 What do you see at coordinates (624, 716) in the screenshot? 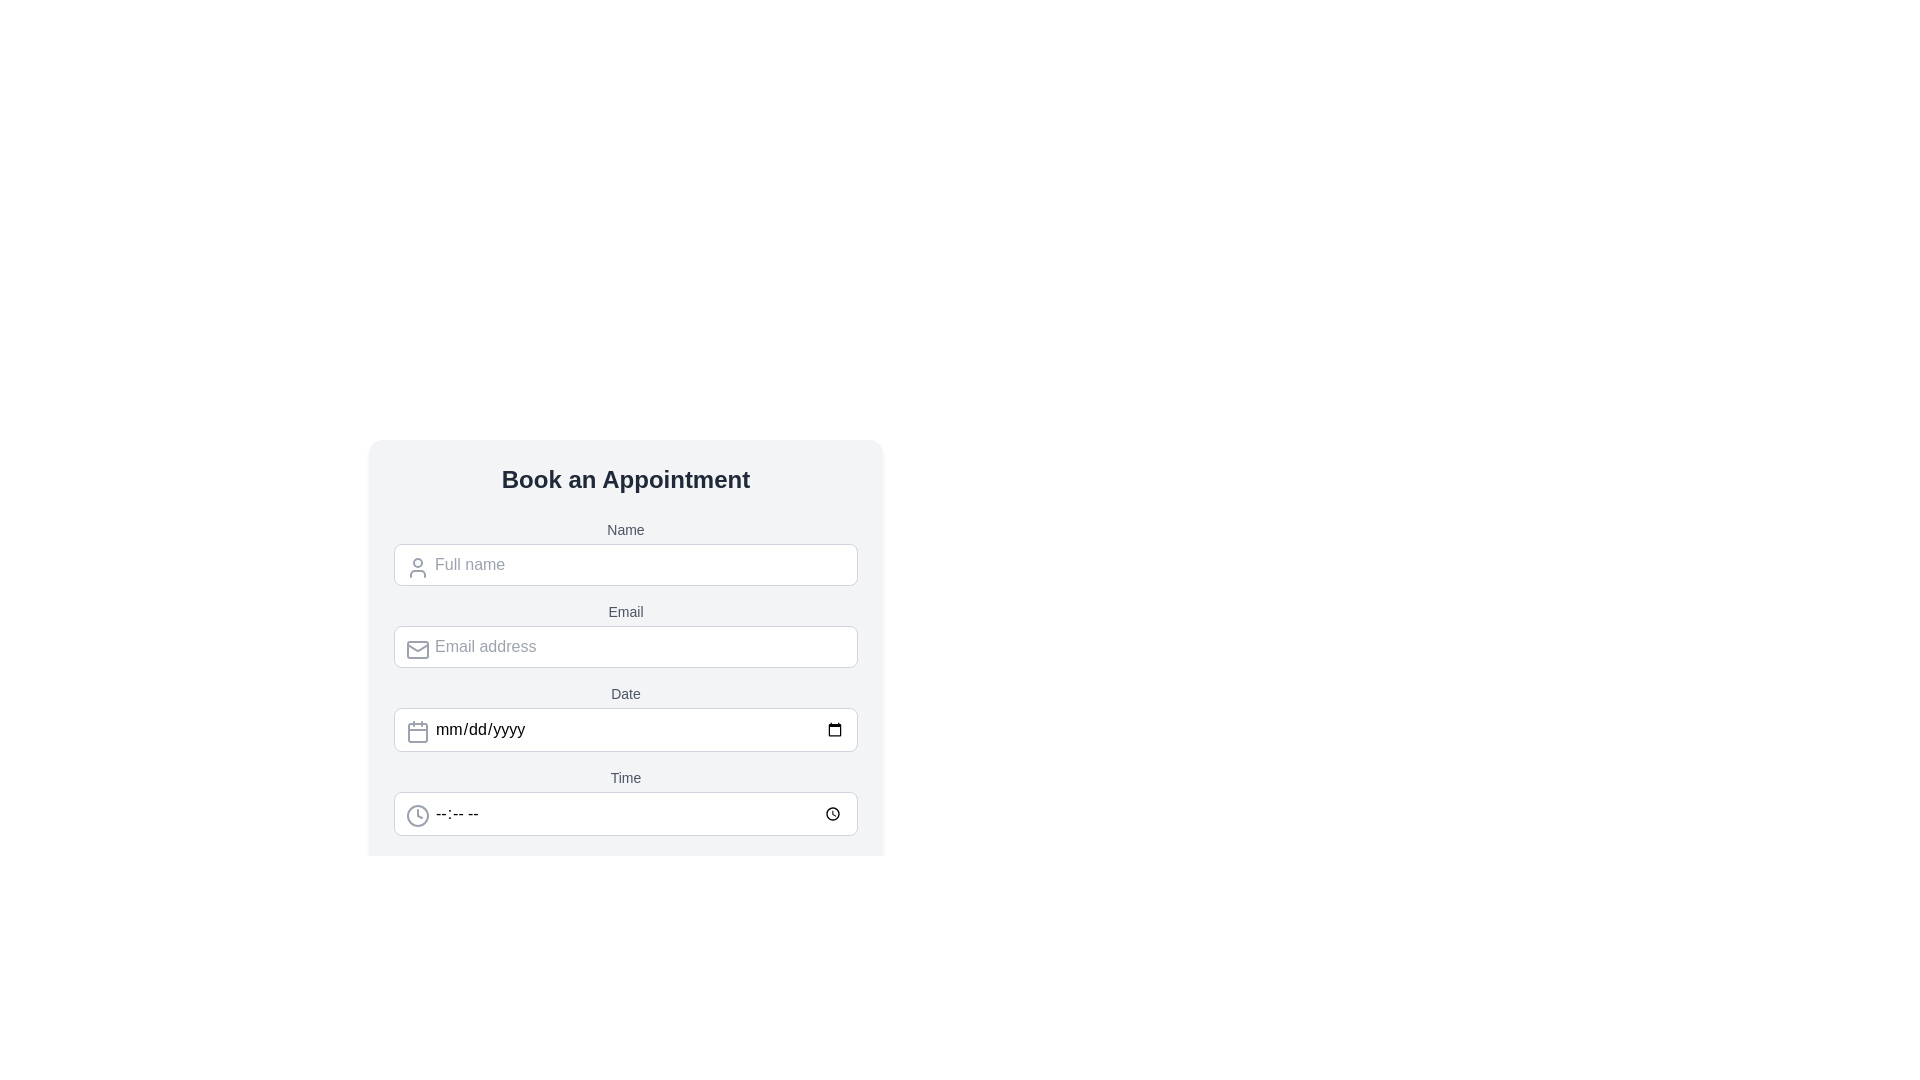
I see `the Date Input Field located below the 'Email' input field and above the 'Time' input field` at bounding box center [624, 716].